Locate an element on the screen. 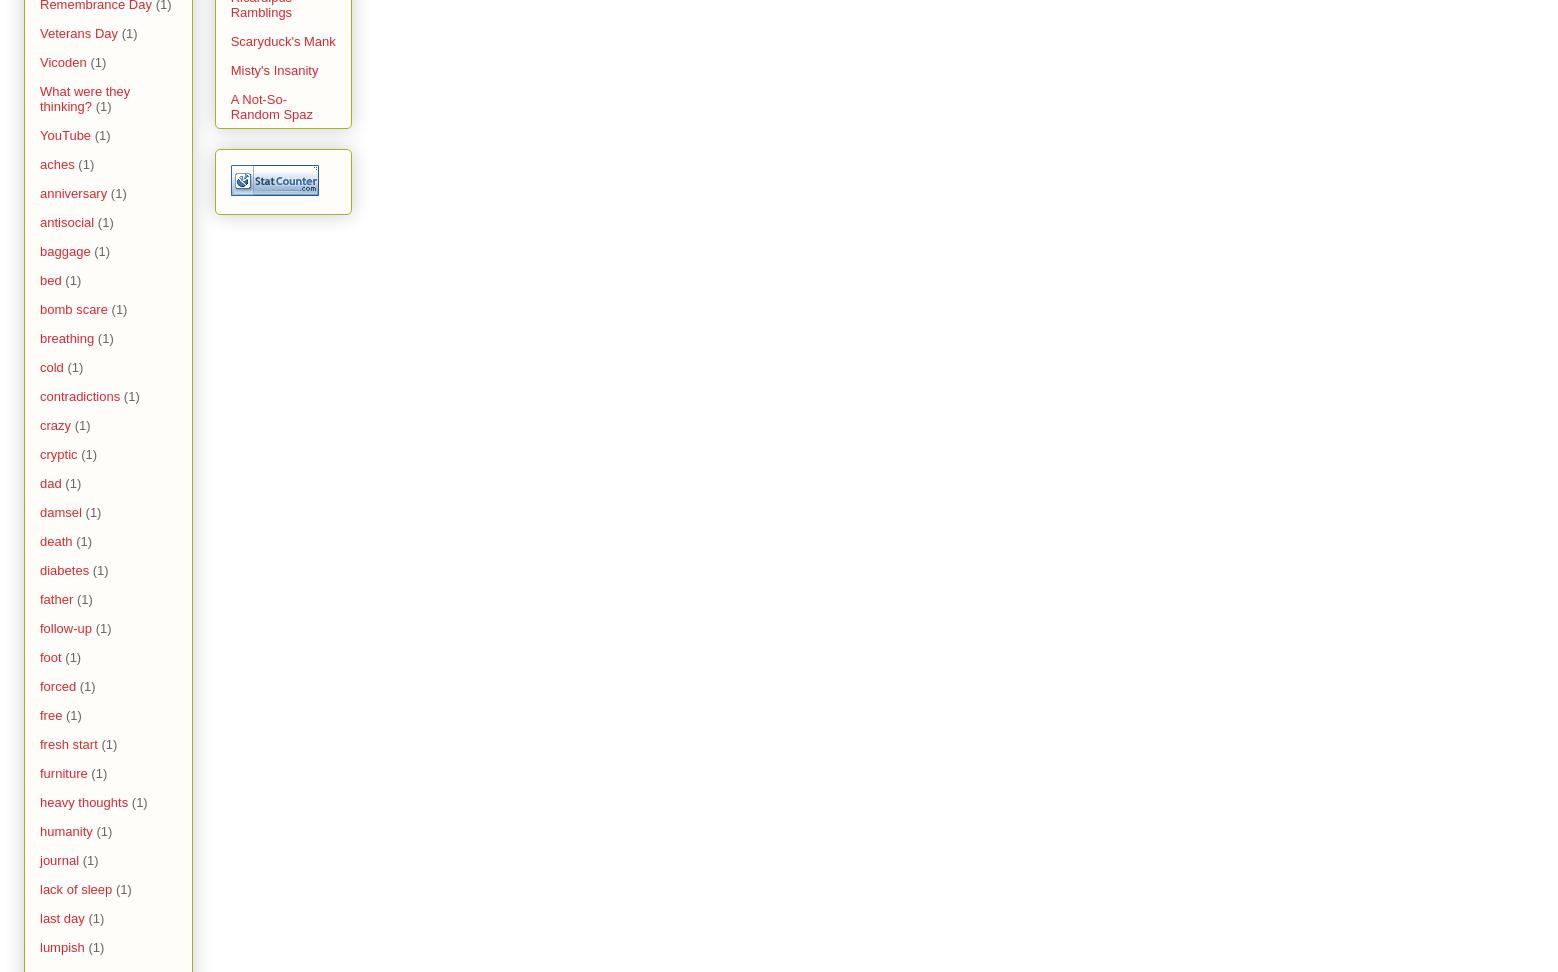 The width and height of the screenshot is (1558, 972). 'fresh start' is located at coordinates (40, 744).